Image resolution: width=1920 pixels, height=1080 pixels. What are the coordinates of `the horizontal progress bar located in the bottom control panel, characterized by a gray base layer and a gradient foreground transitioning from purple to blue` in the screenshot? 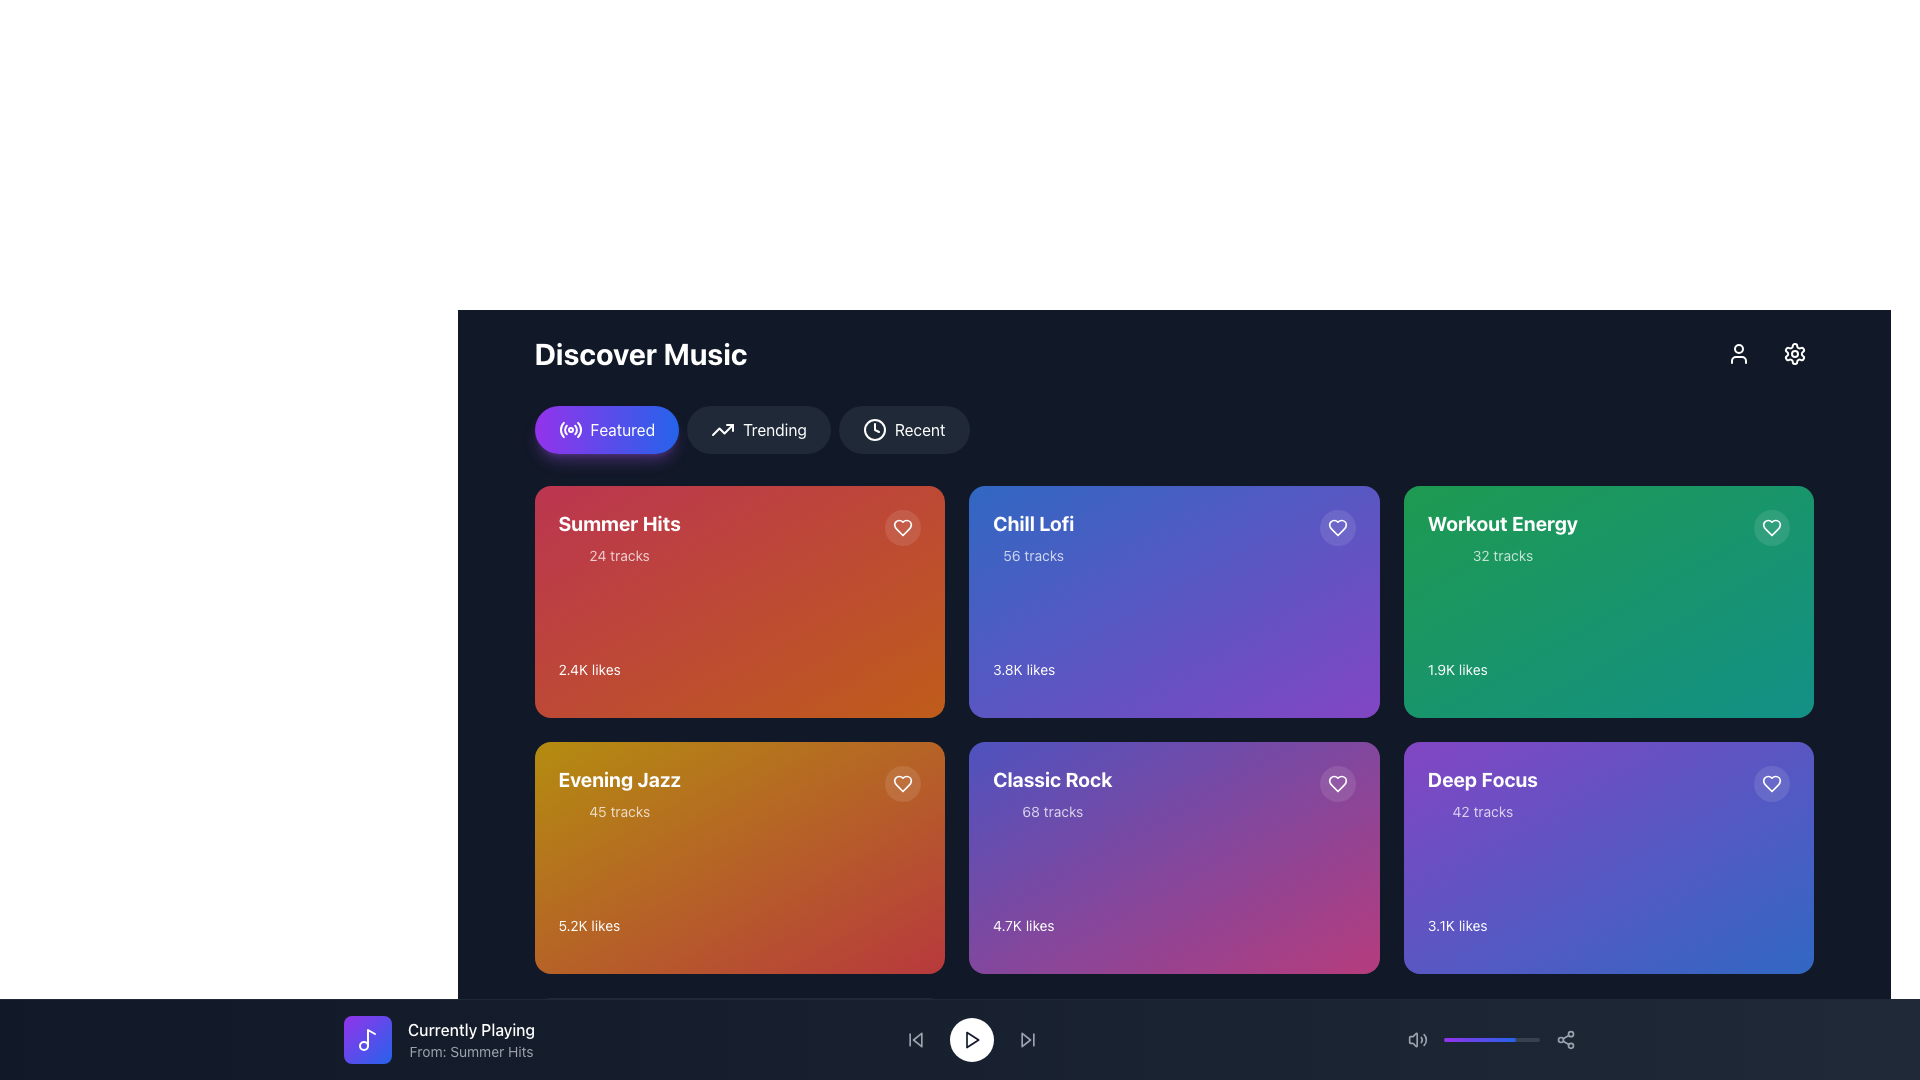 It's located at (1492, 1039).